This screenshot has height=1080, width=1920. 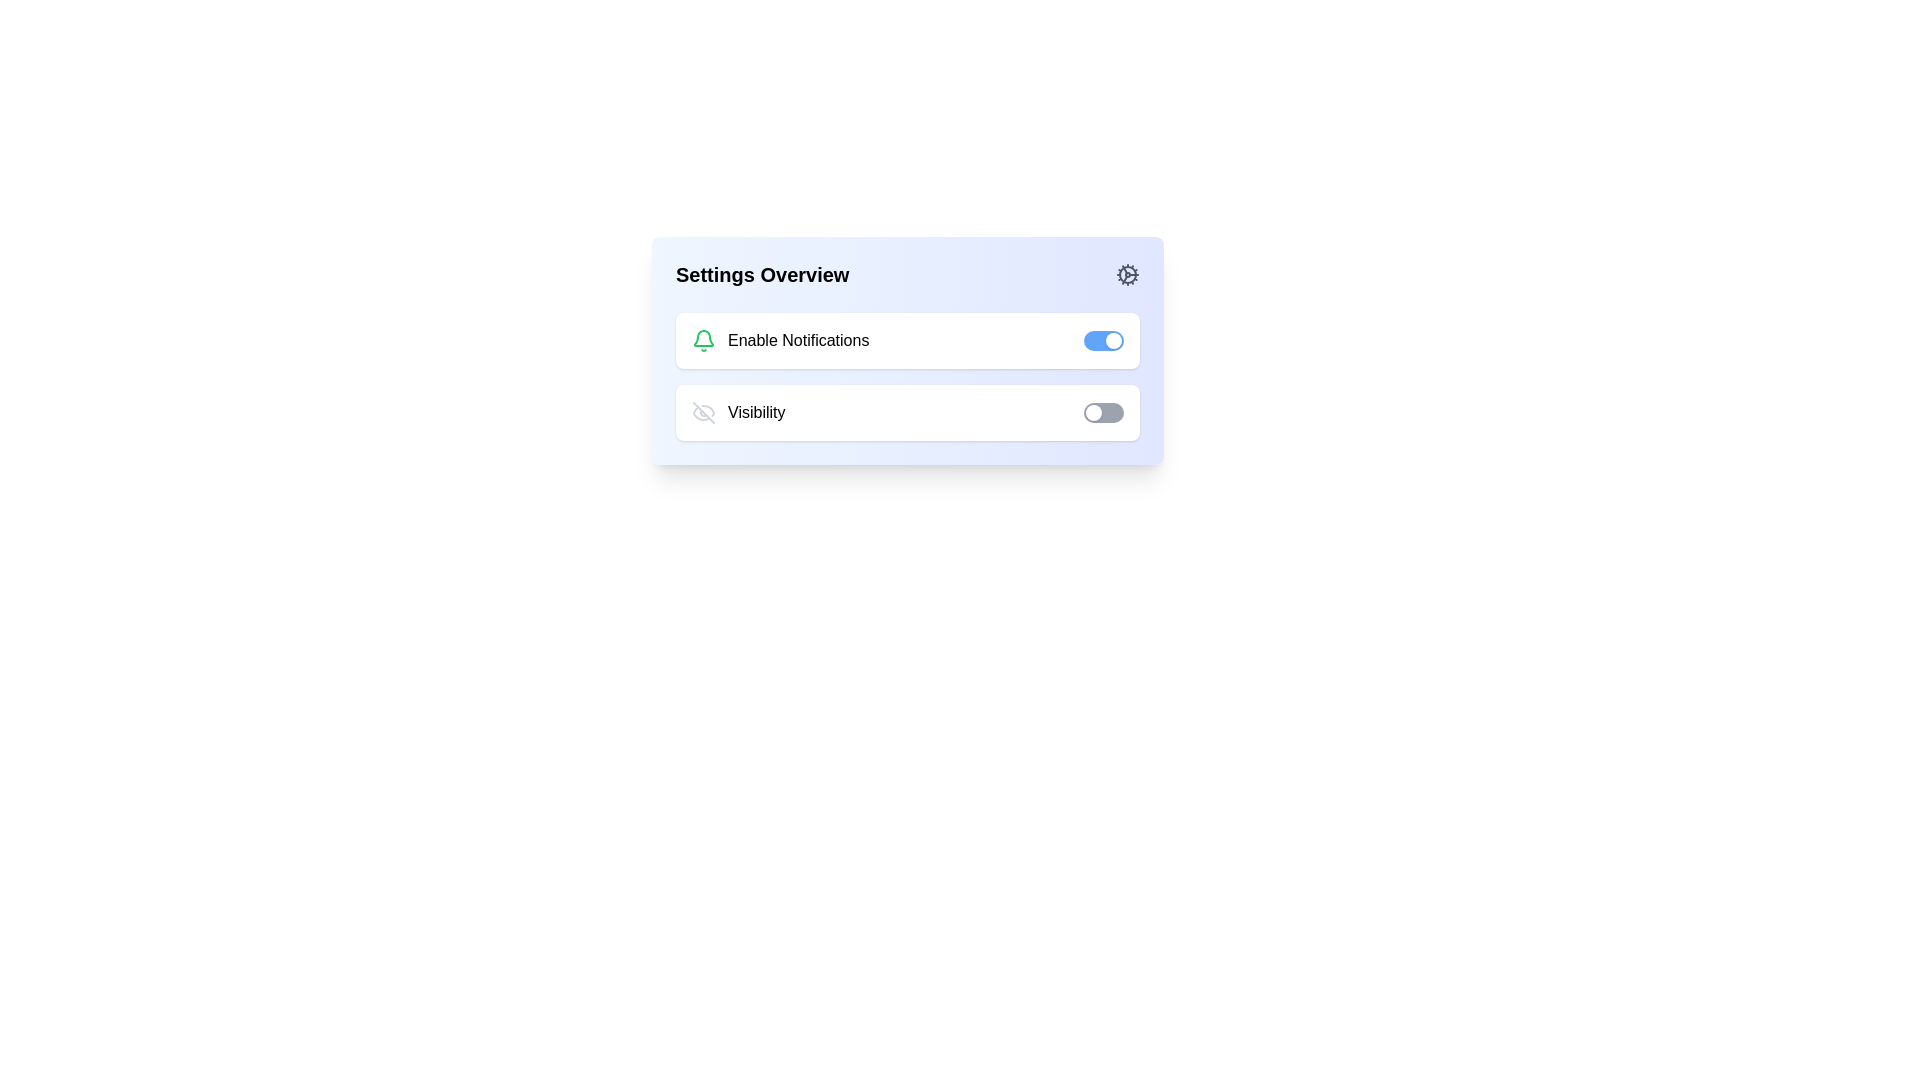 I want to click on the draggable toggle handle on the left side of the toggle switch in the 'Visibility' row of the 'Settings Overview' panel, so click(x=1093, y=411).